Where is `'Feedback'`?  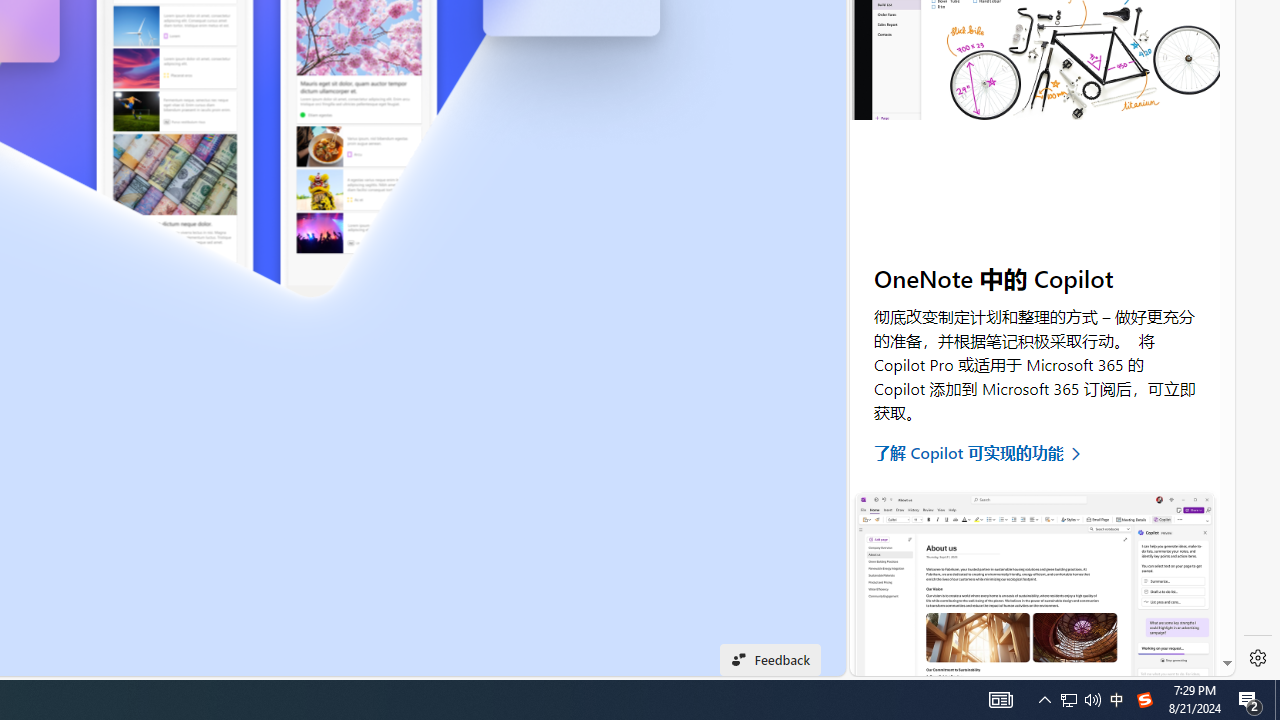 'Feedback' is located at coordinates (768, 659).